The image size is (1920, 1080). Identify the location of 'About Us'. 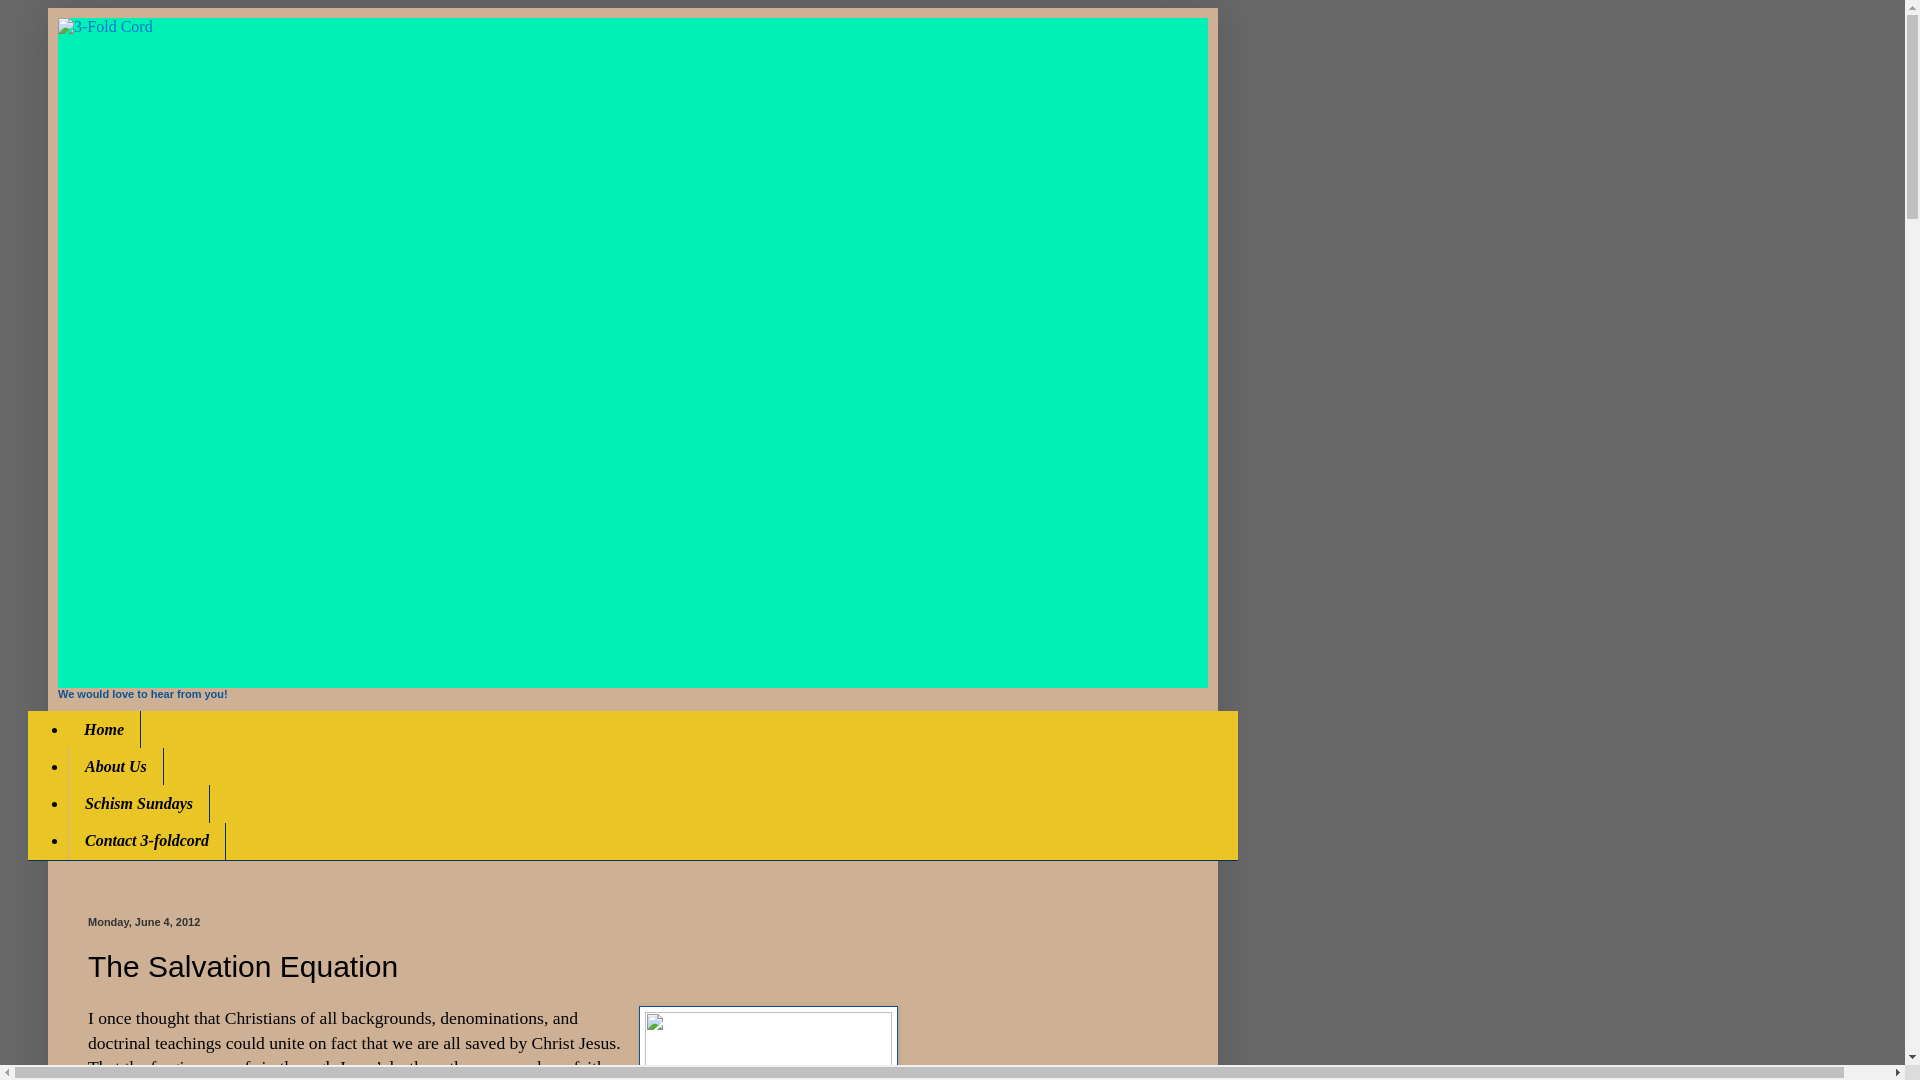
(67, 765).